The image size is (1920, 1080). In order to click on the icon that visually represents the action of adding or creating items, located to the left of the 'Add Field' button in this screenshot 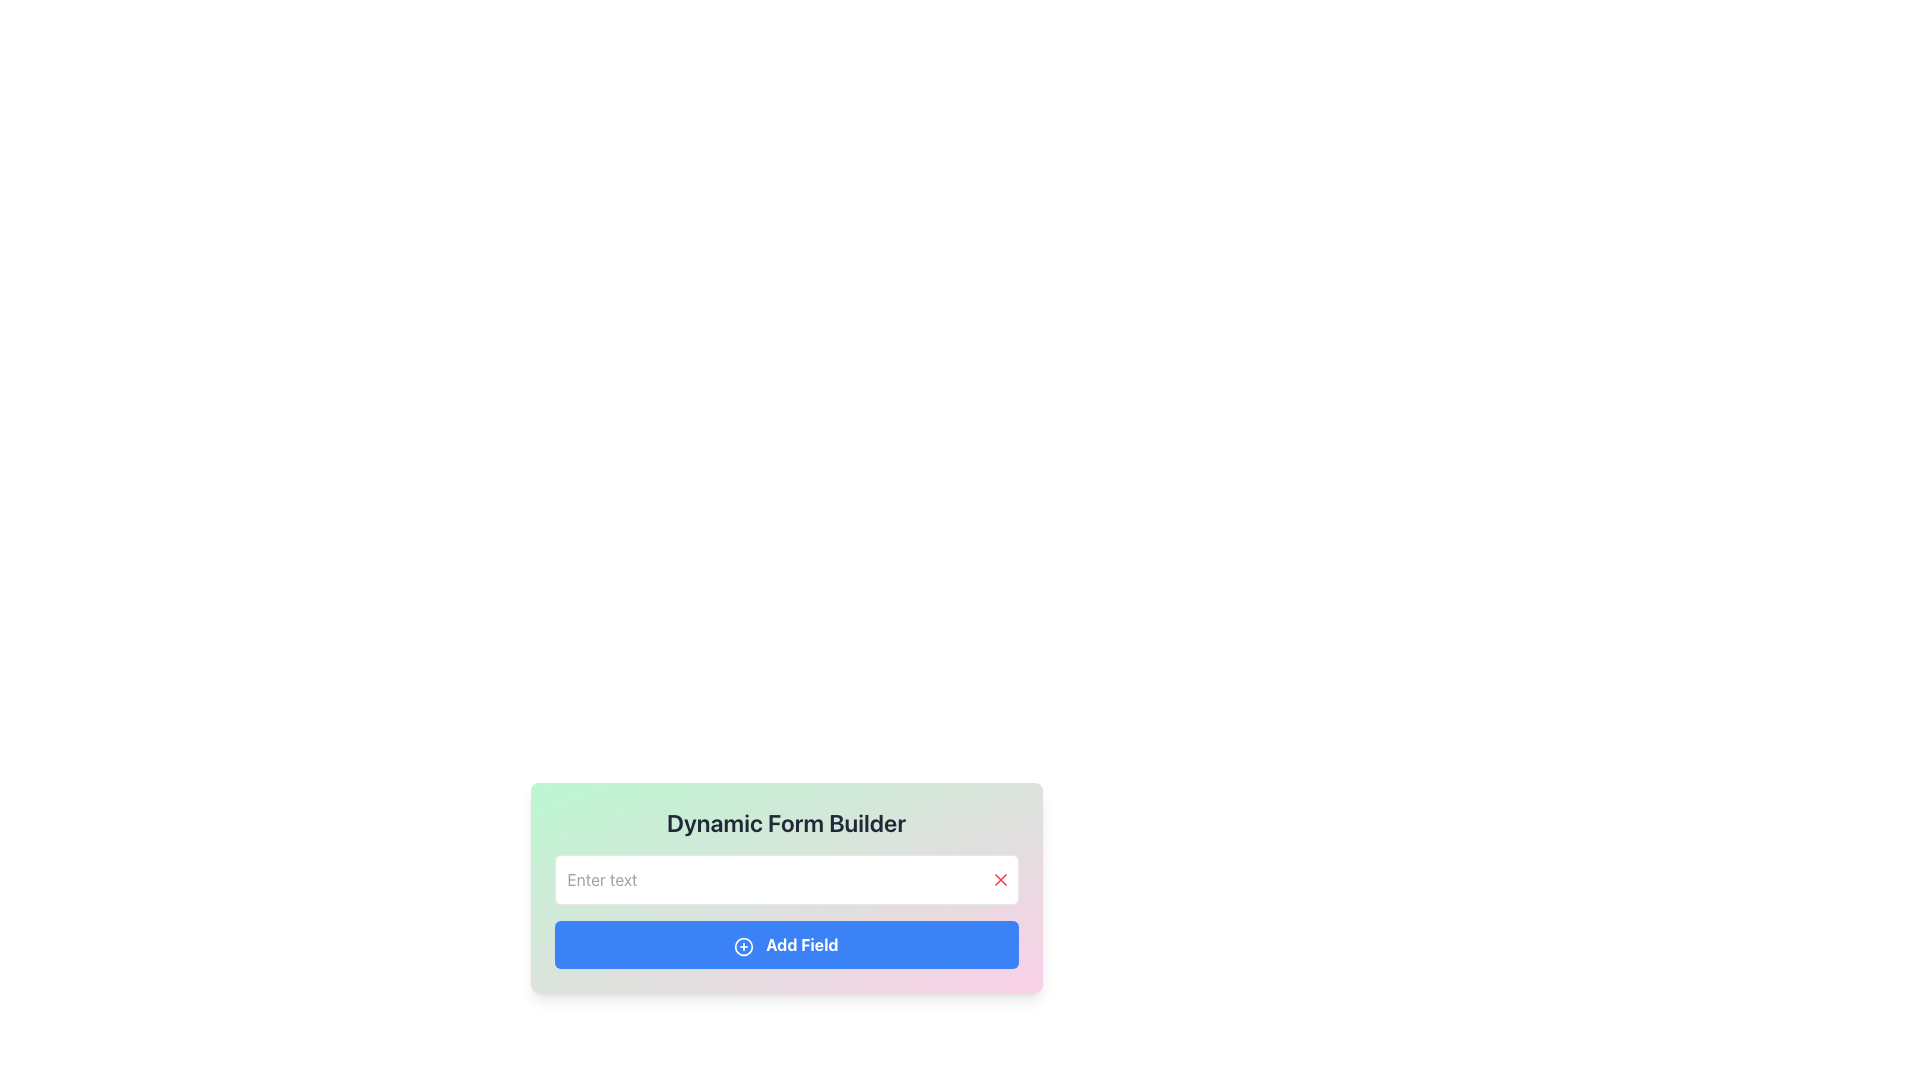, I will do `click(743, 945)`.